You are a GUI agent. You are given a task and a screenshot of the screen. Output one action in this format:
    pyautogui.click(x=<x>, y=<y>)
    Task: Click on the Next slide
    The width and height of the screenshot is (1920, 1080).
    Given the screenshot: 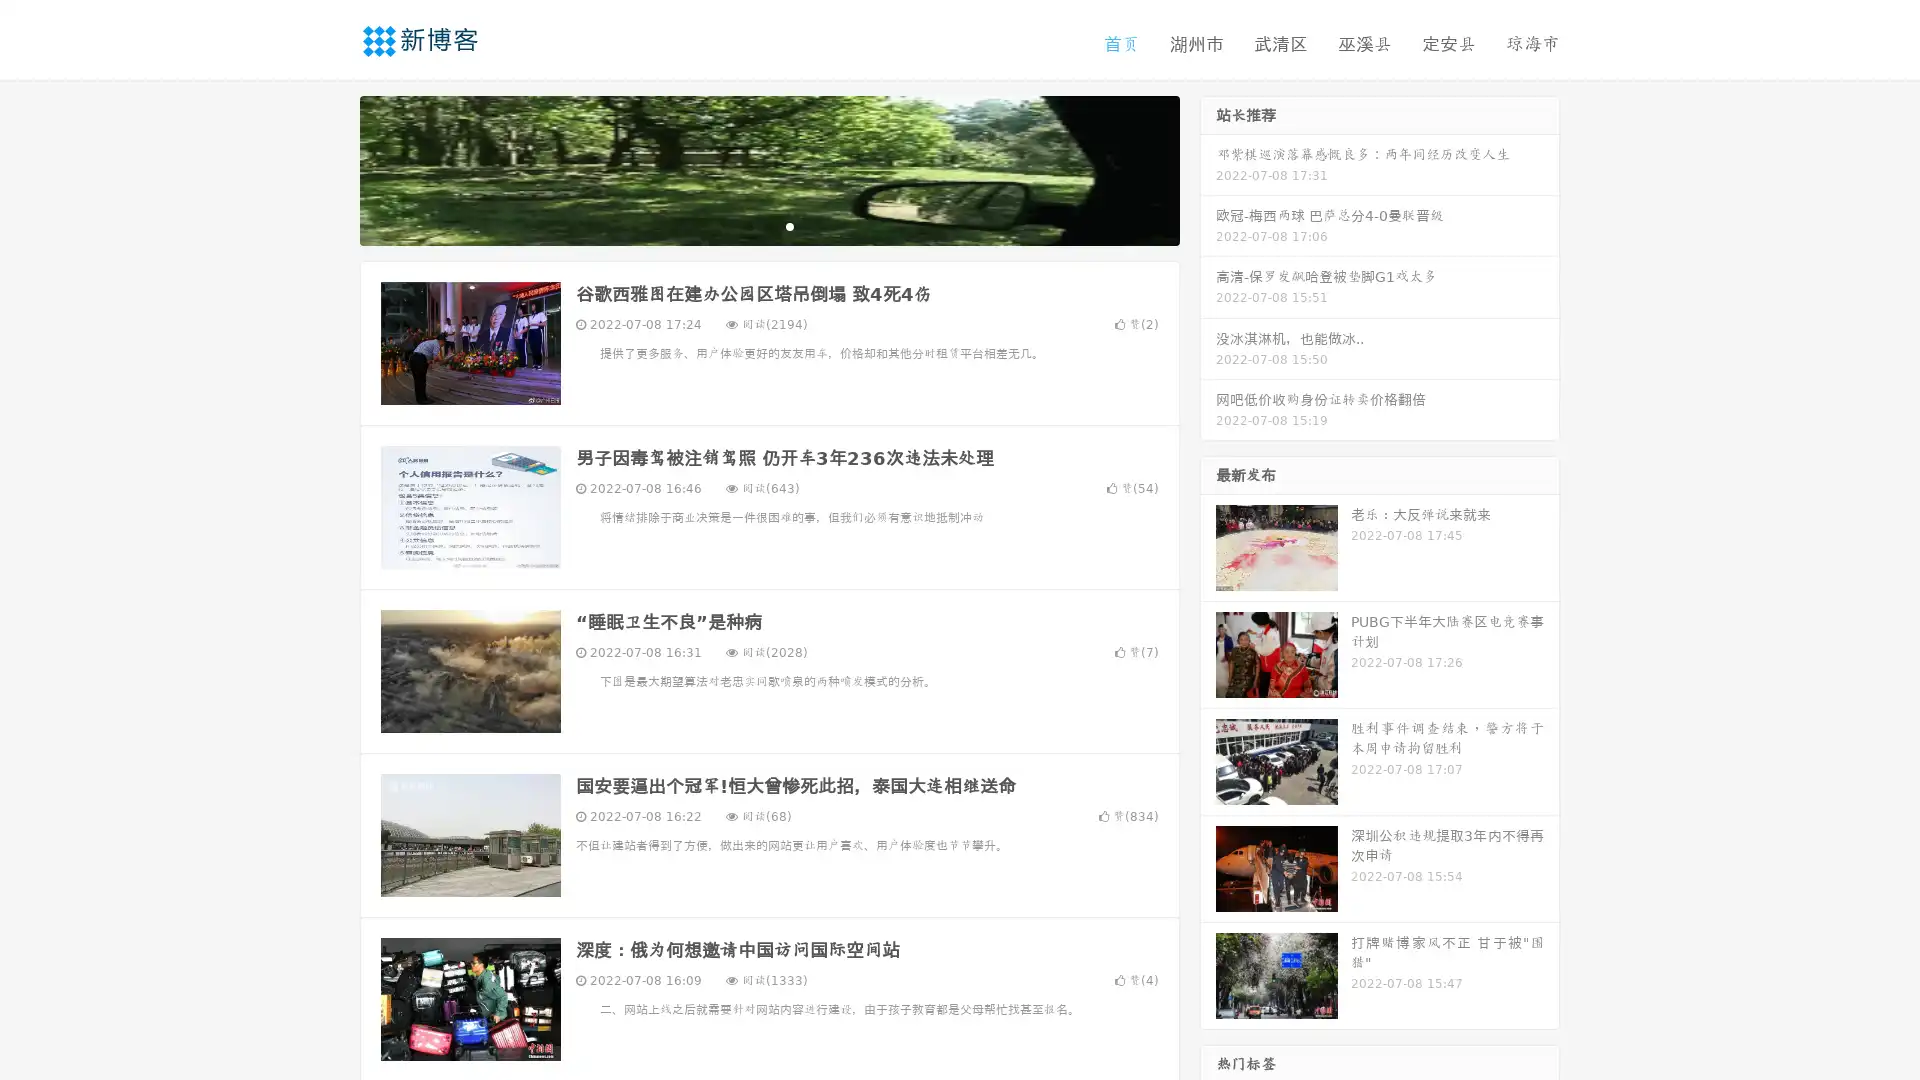 What is the action you would take?
    pyautogui.click(x=1208, y=168)
    